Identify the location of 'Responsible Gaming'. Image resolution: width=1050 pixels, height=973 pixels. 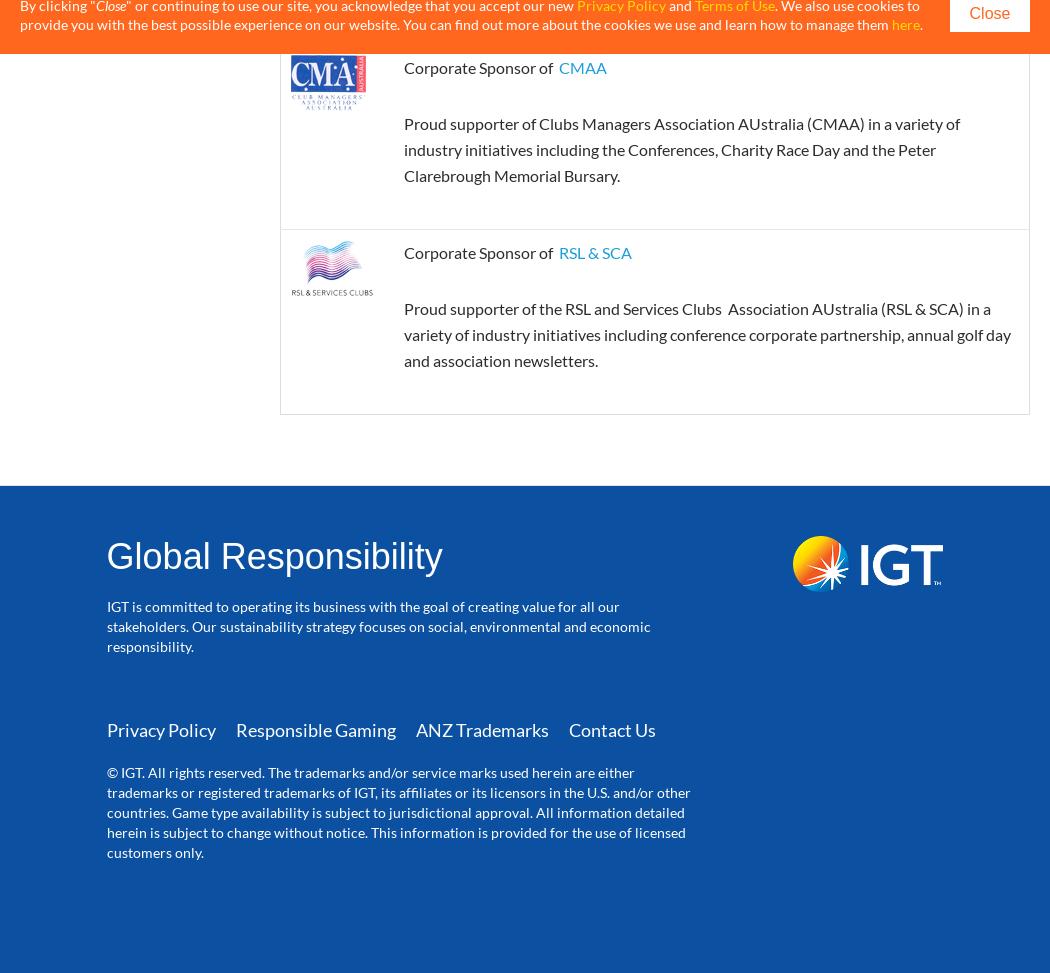
(315, 730).